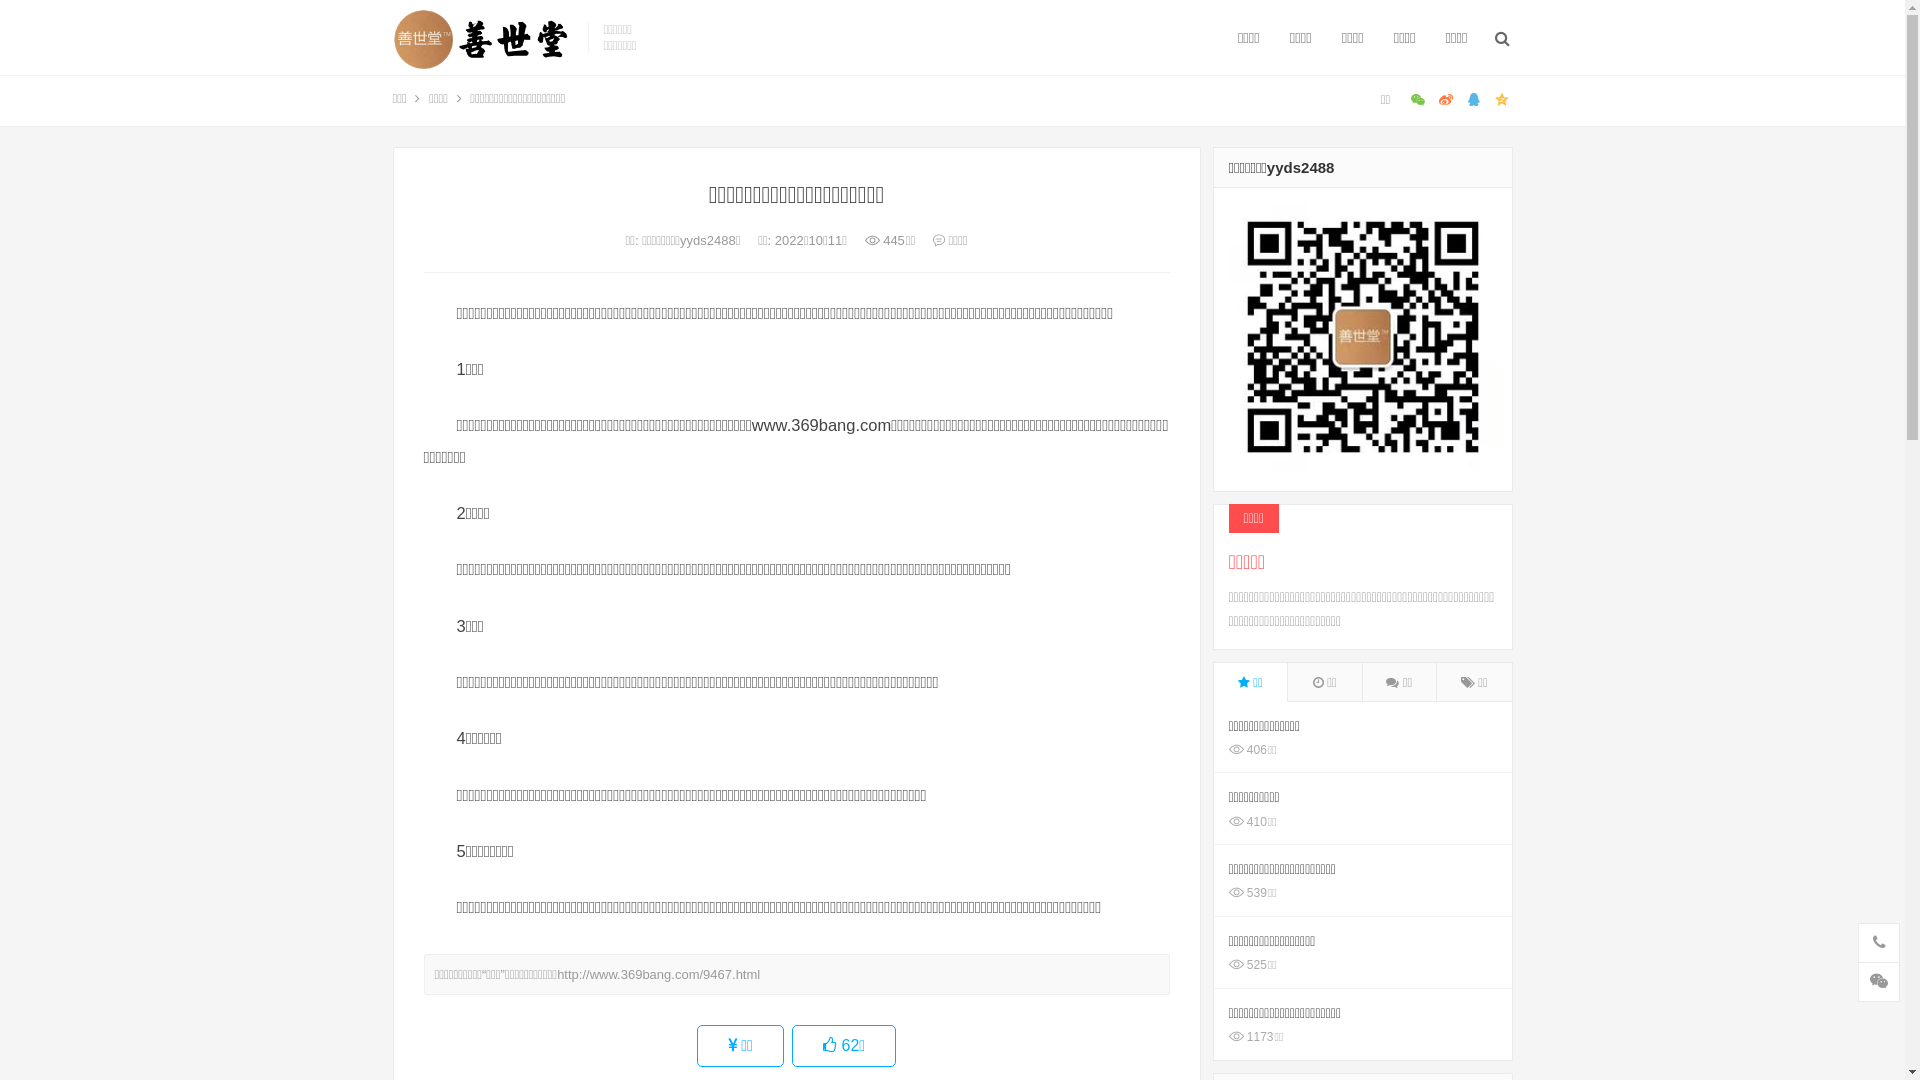  Describe the element at coordinates (658, 973) in the screenshot. I see `'http://www.369bang.com/9467.html'` at that location.